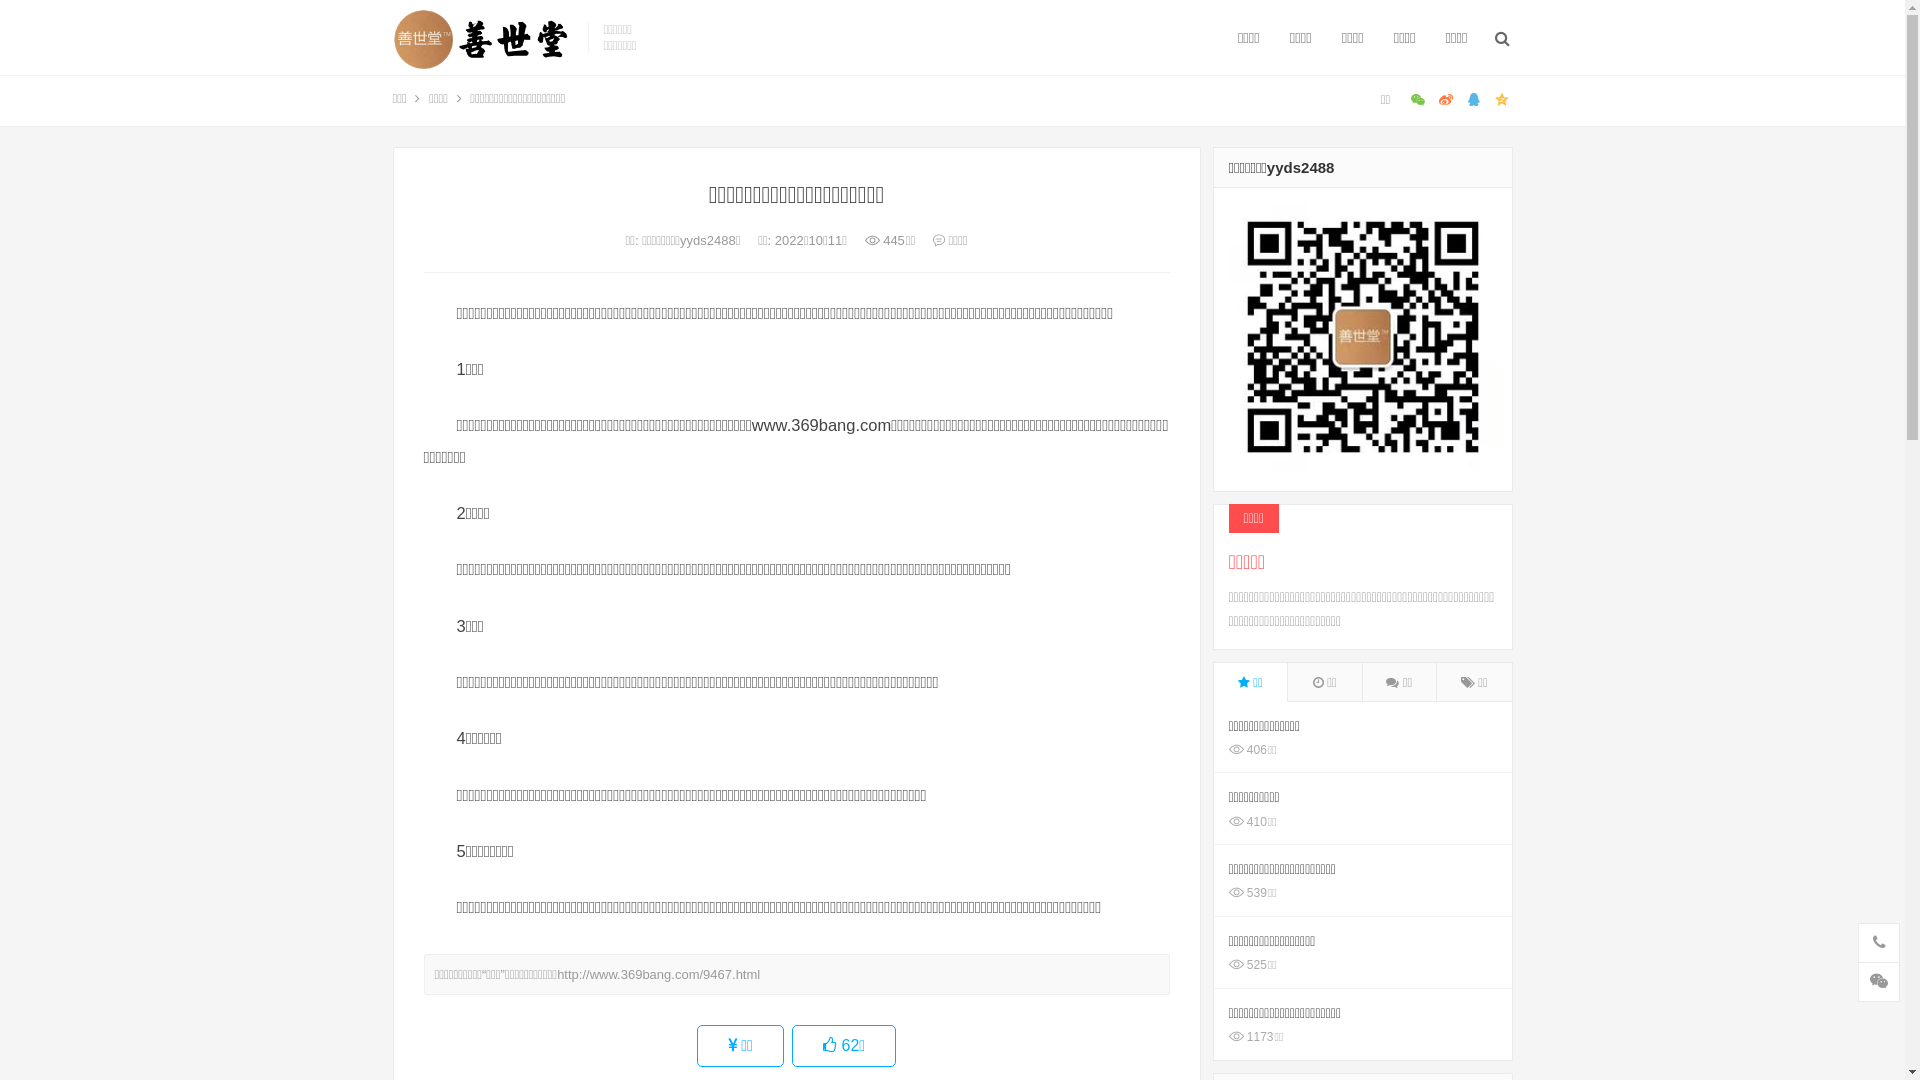  Describe the element at coordinates (658, 973) in the screenshot. I see `'http://www.369bang.com/9467.html'` at that location.